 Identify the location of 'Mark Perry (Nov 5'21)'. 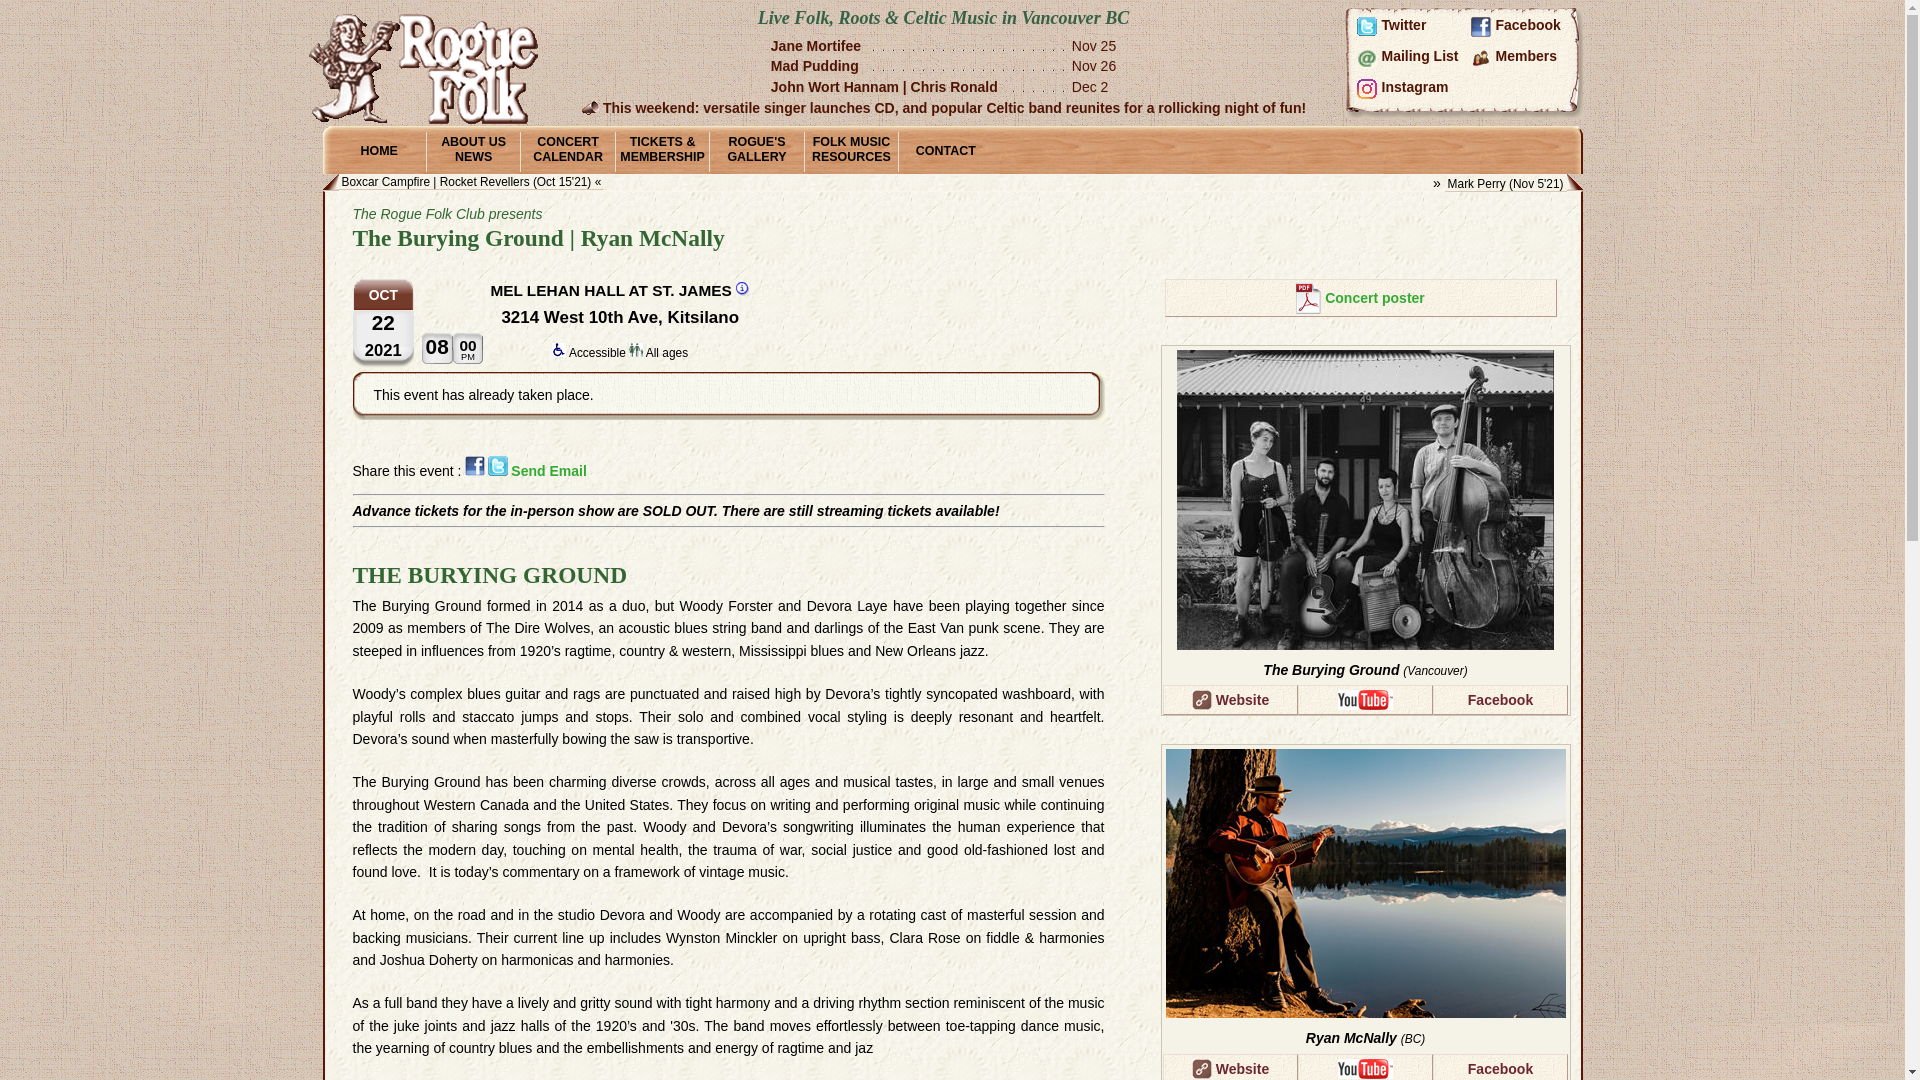
(1444, 184).